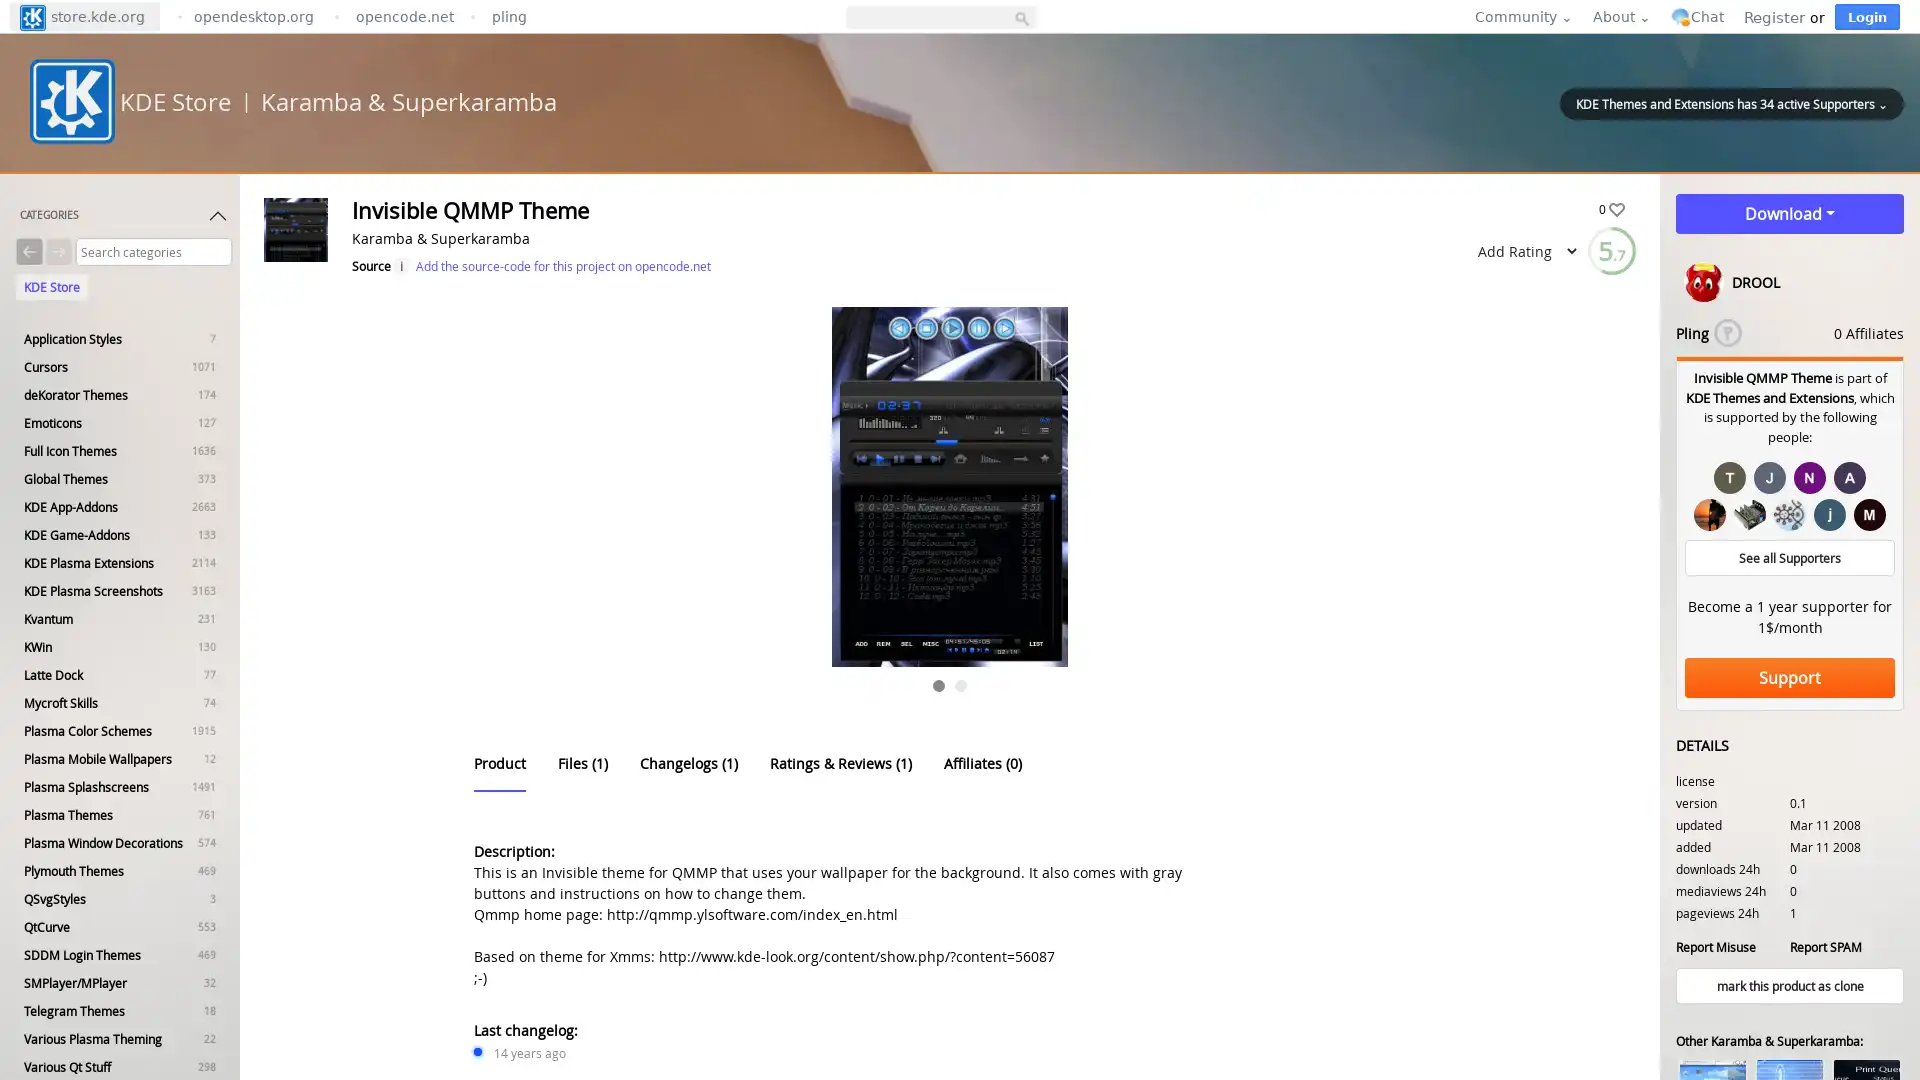  I want to click on Download, so click(1790, 213).